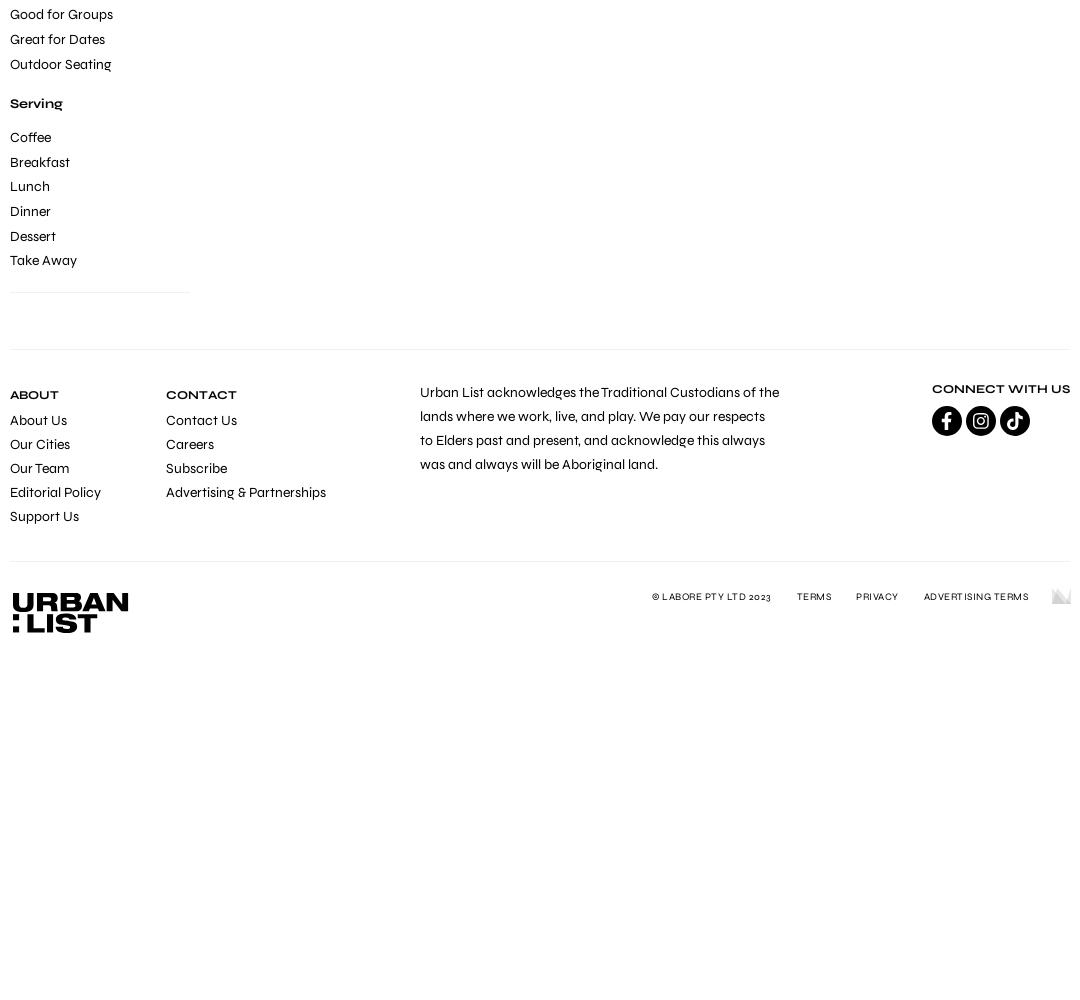 The width and height of the screenshot is (1080, 1000). I want to click on 'Dinner', so click(30, 209).